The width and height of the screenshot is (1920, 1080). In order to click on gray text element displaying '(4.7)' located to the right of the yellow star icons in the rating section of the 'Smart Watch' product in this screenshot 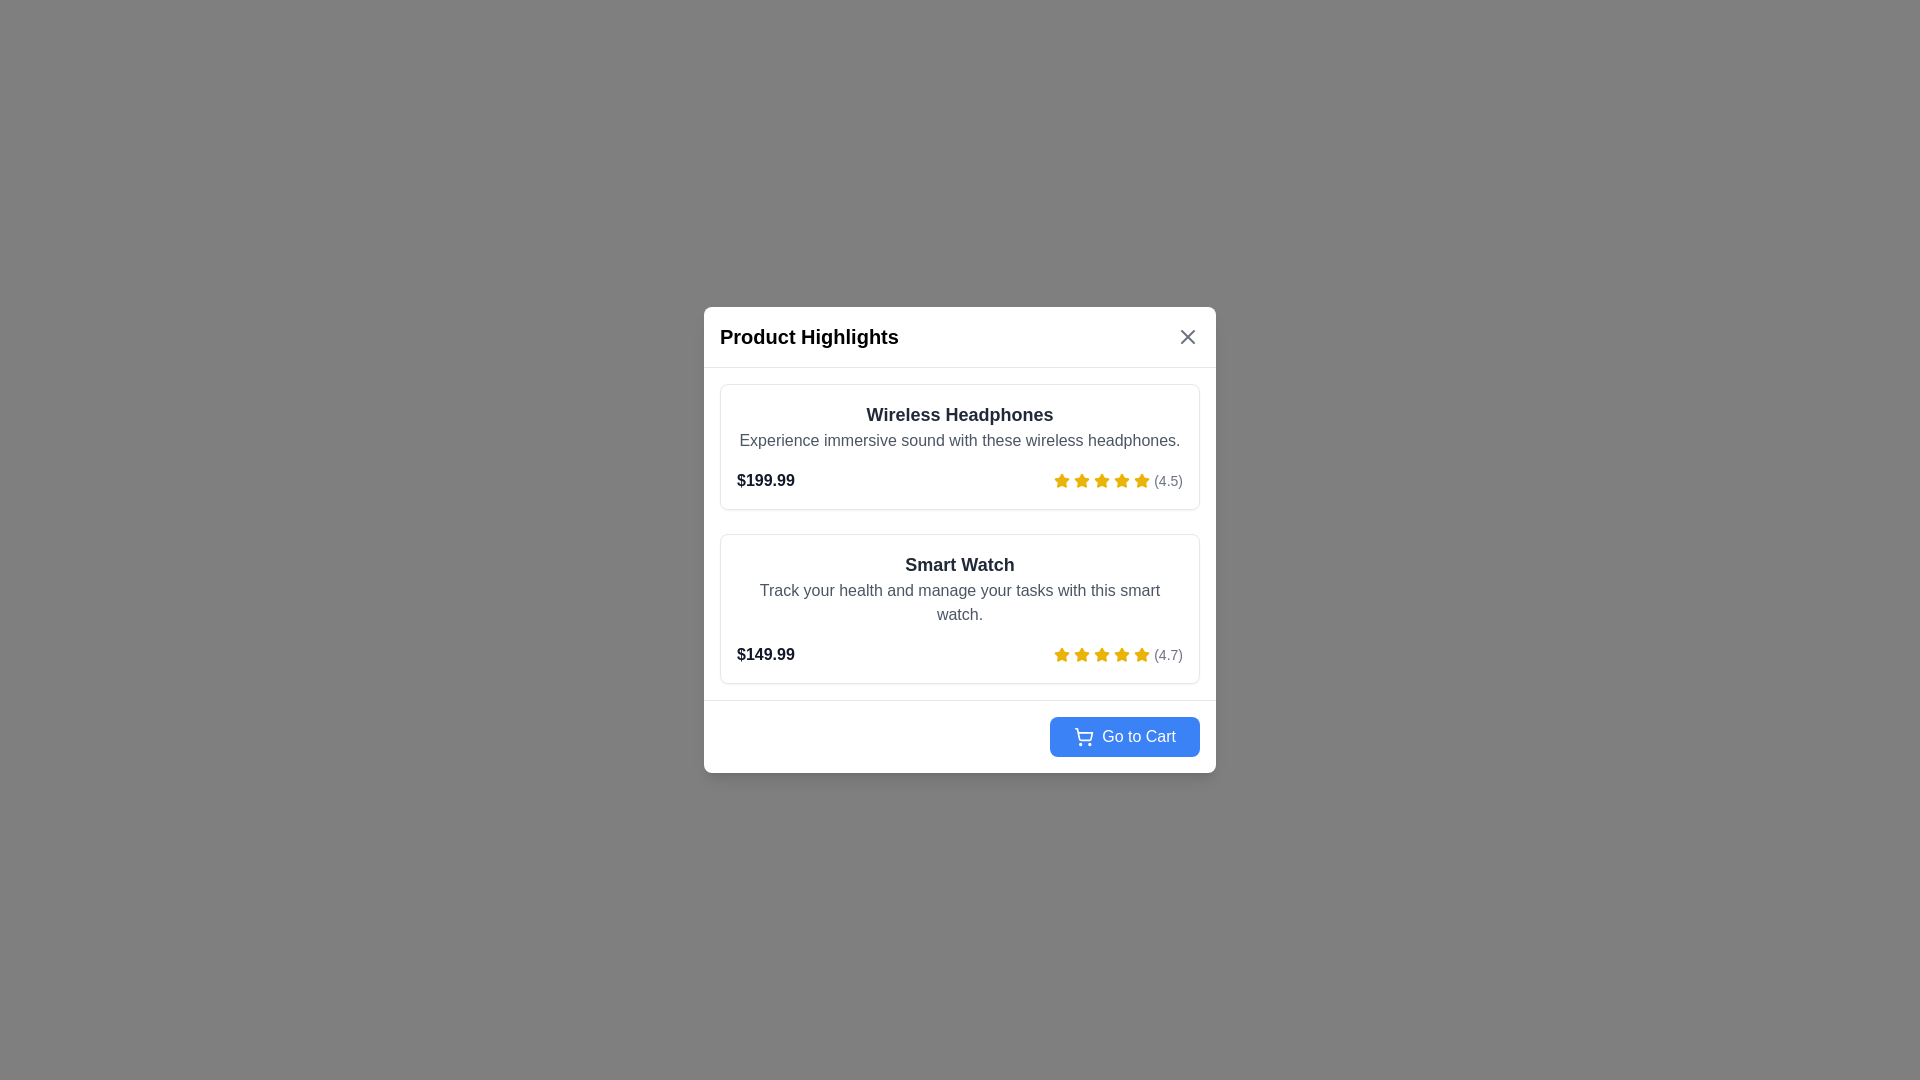, I will do `click(1168, 655)`.